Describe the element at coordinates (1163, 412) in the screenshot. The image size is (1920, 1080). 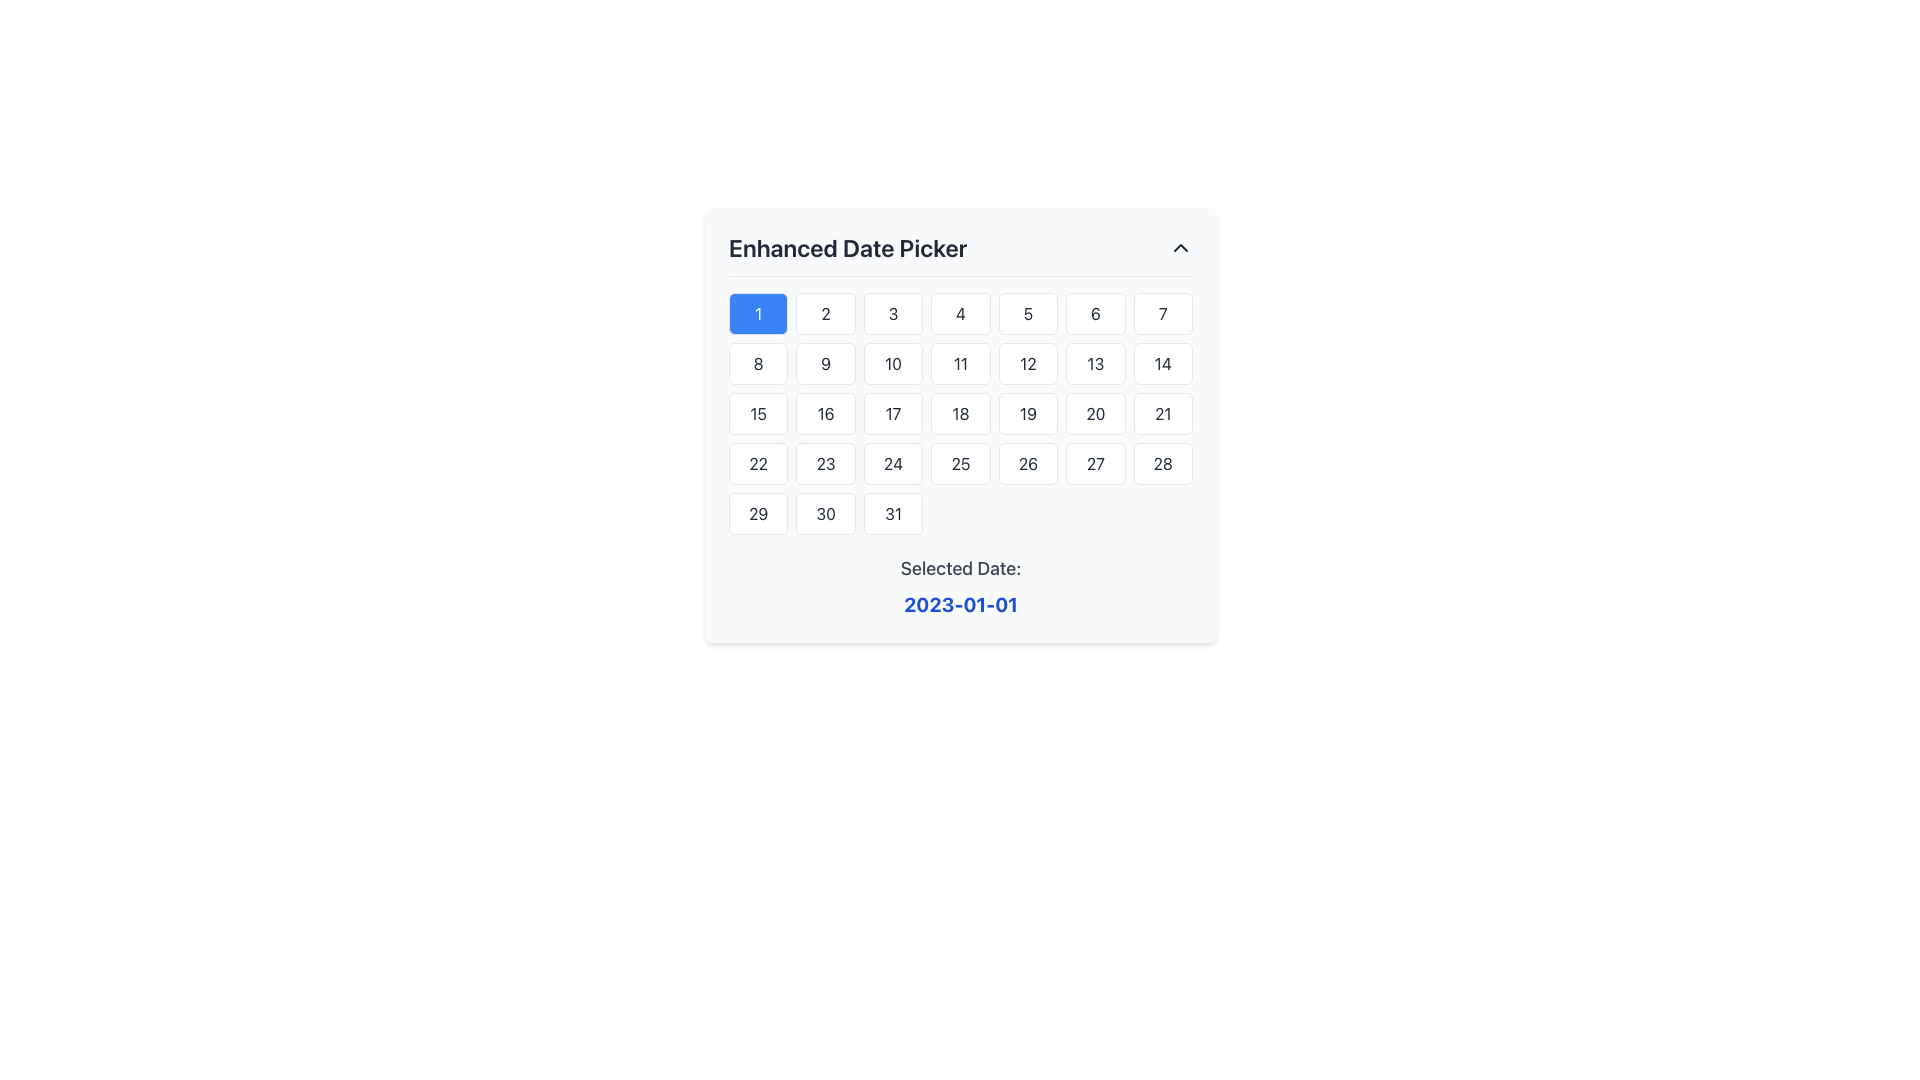
I see `the rectangular button with rounded corners displaying the number '21'` at that location.